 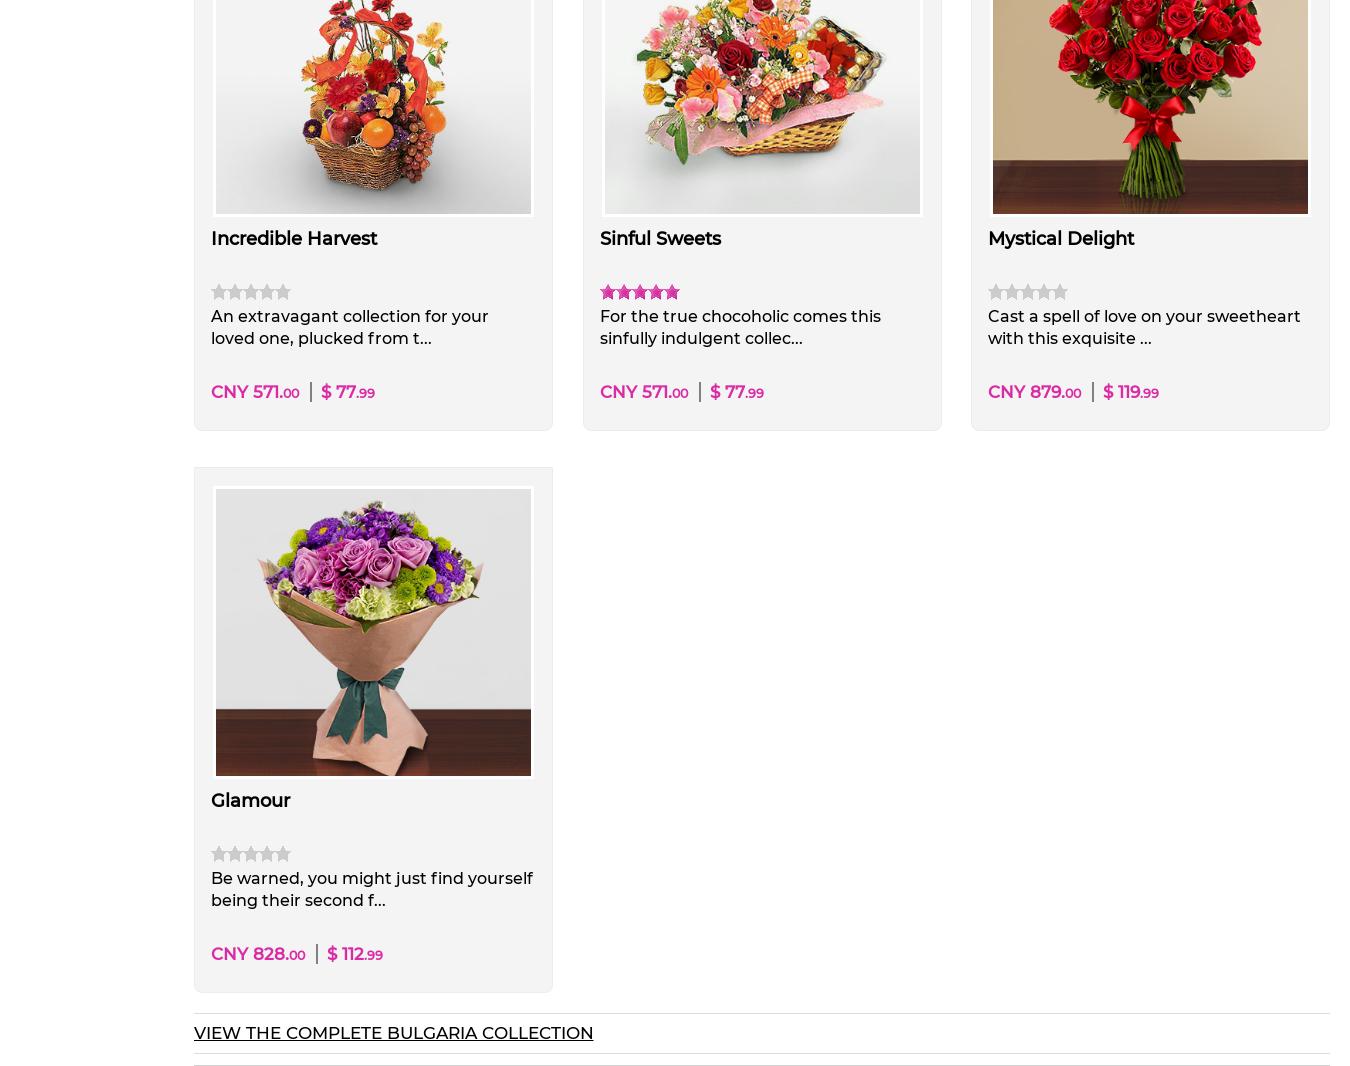 I want to click on 'An extravagant collection for your loved one, plucked from t...', so click(x=350, y=326).